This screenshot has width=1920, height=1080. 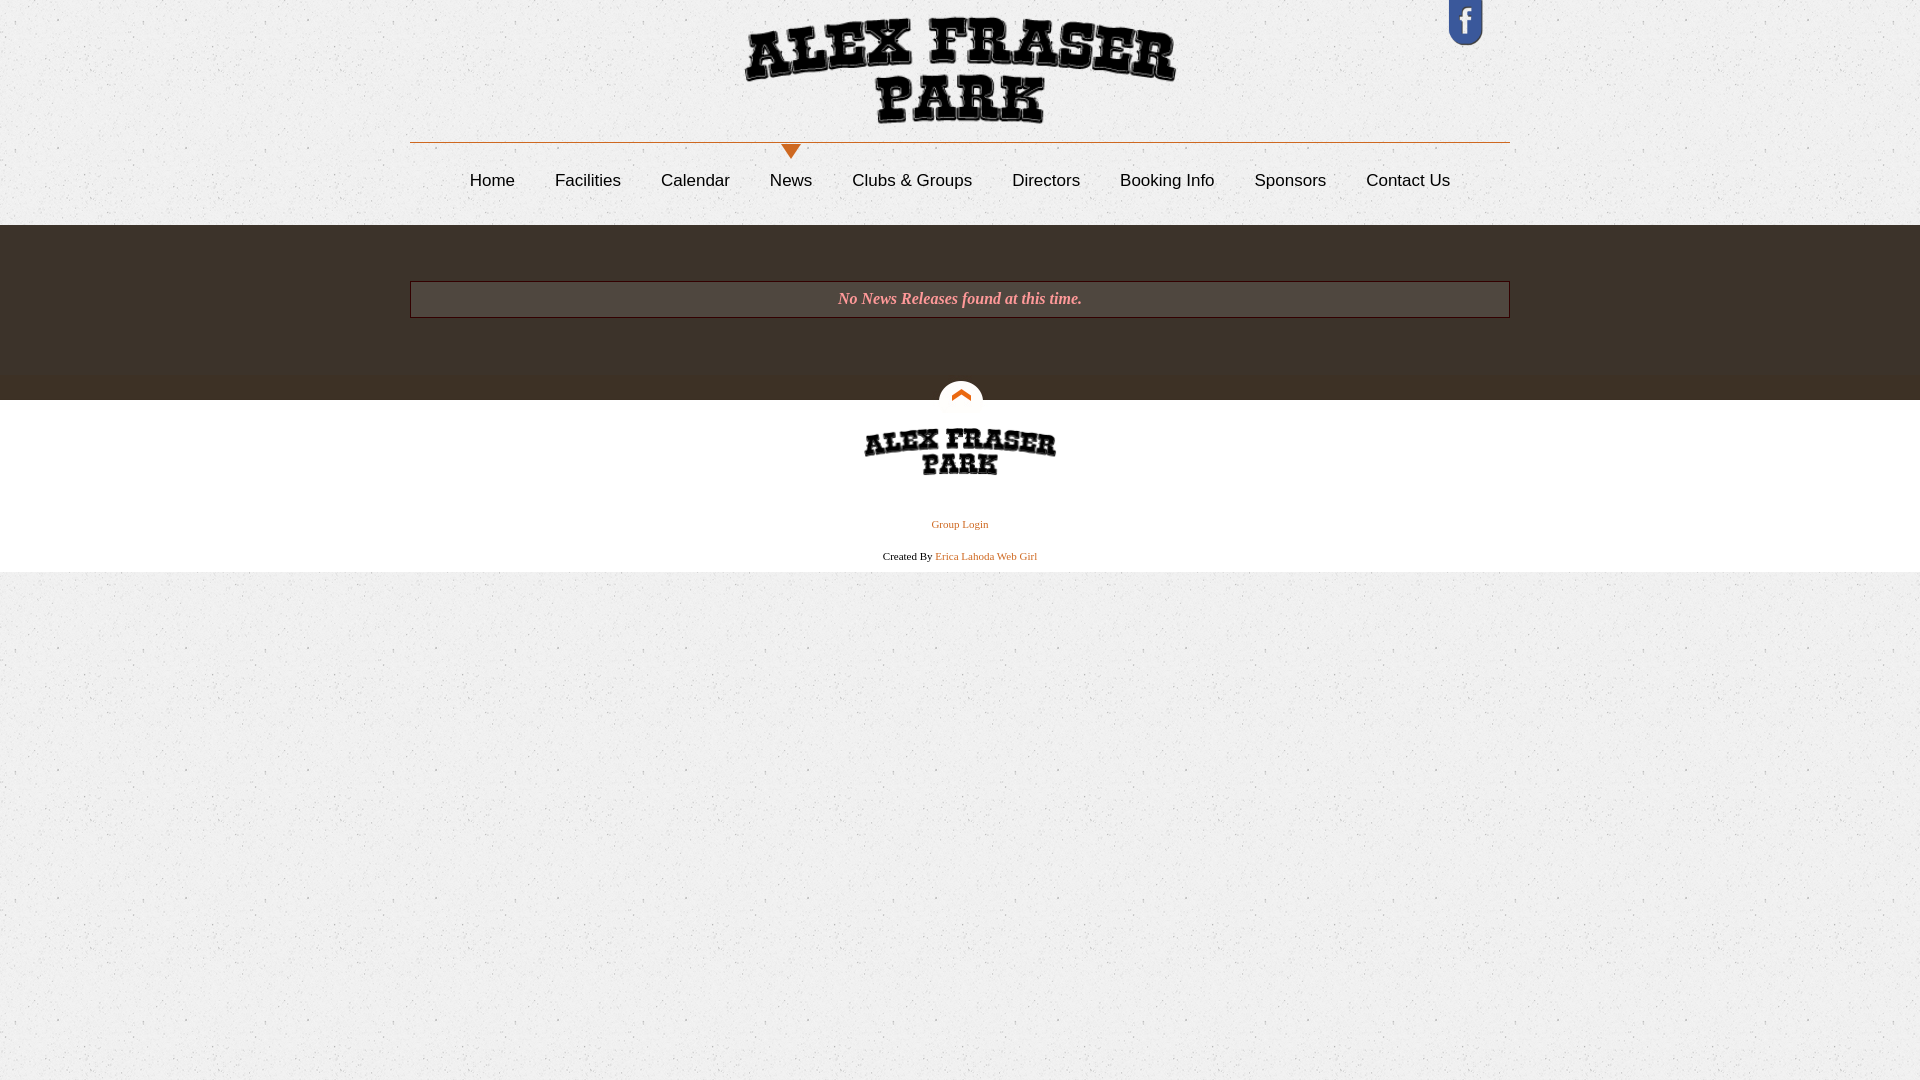 What do you see at coordinates (1118, 180) in the screenshot?
I see `'Booking Info'` at bounding box center [1118, 180].